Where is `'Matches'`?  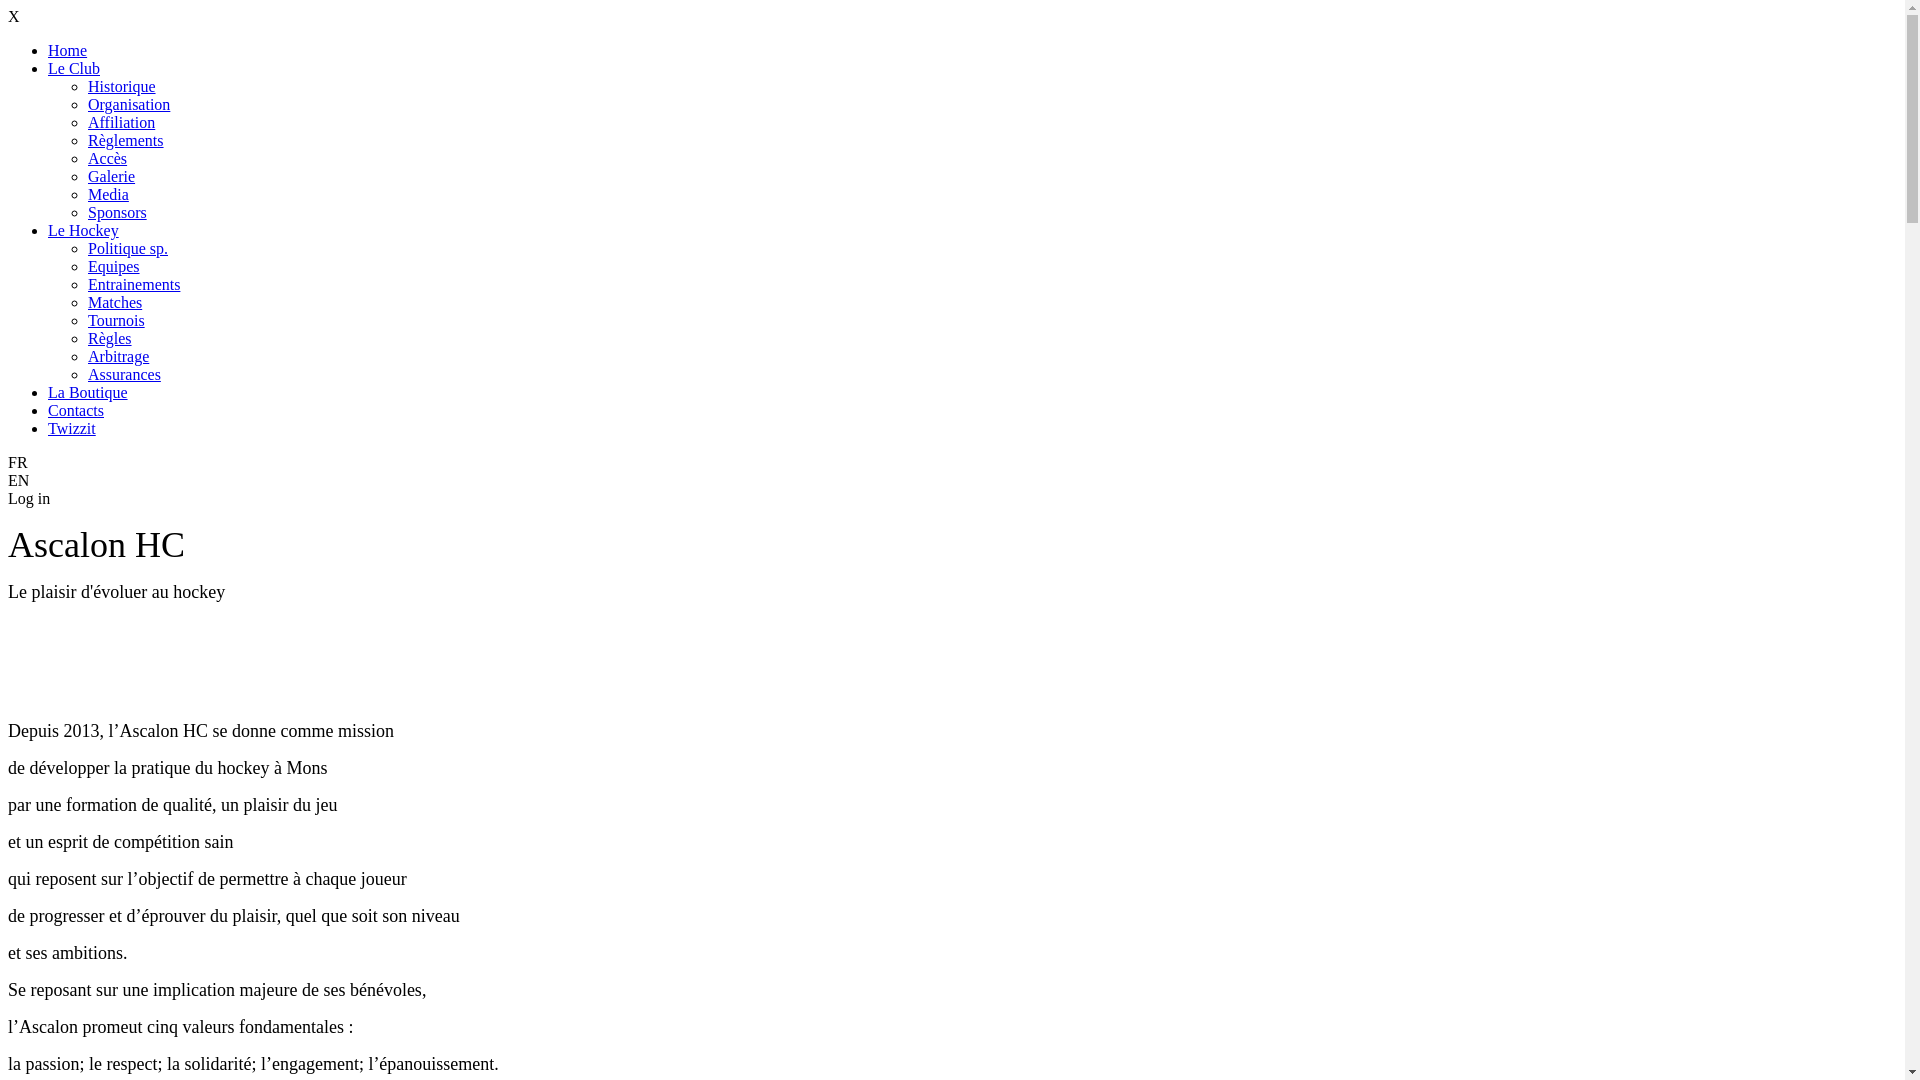 'Matches' is located at coordinates (86, 302).